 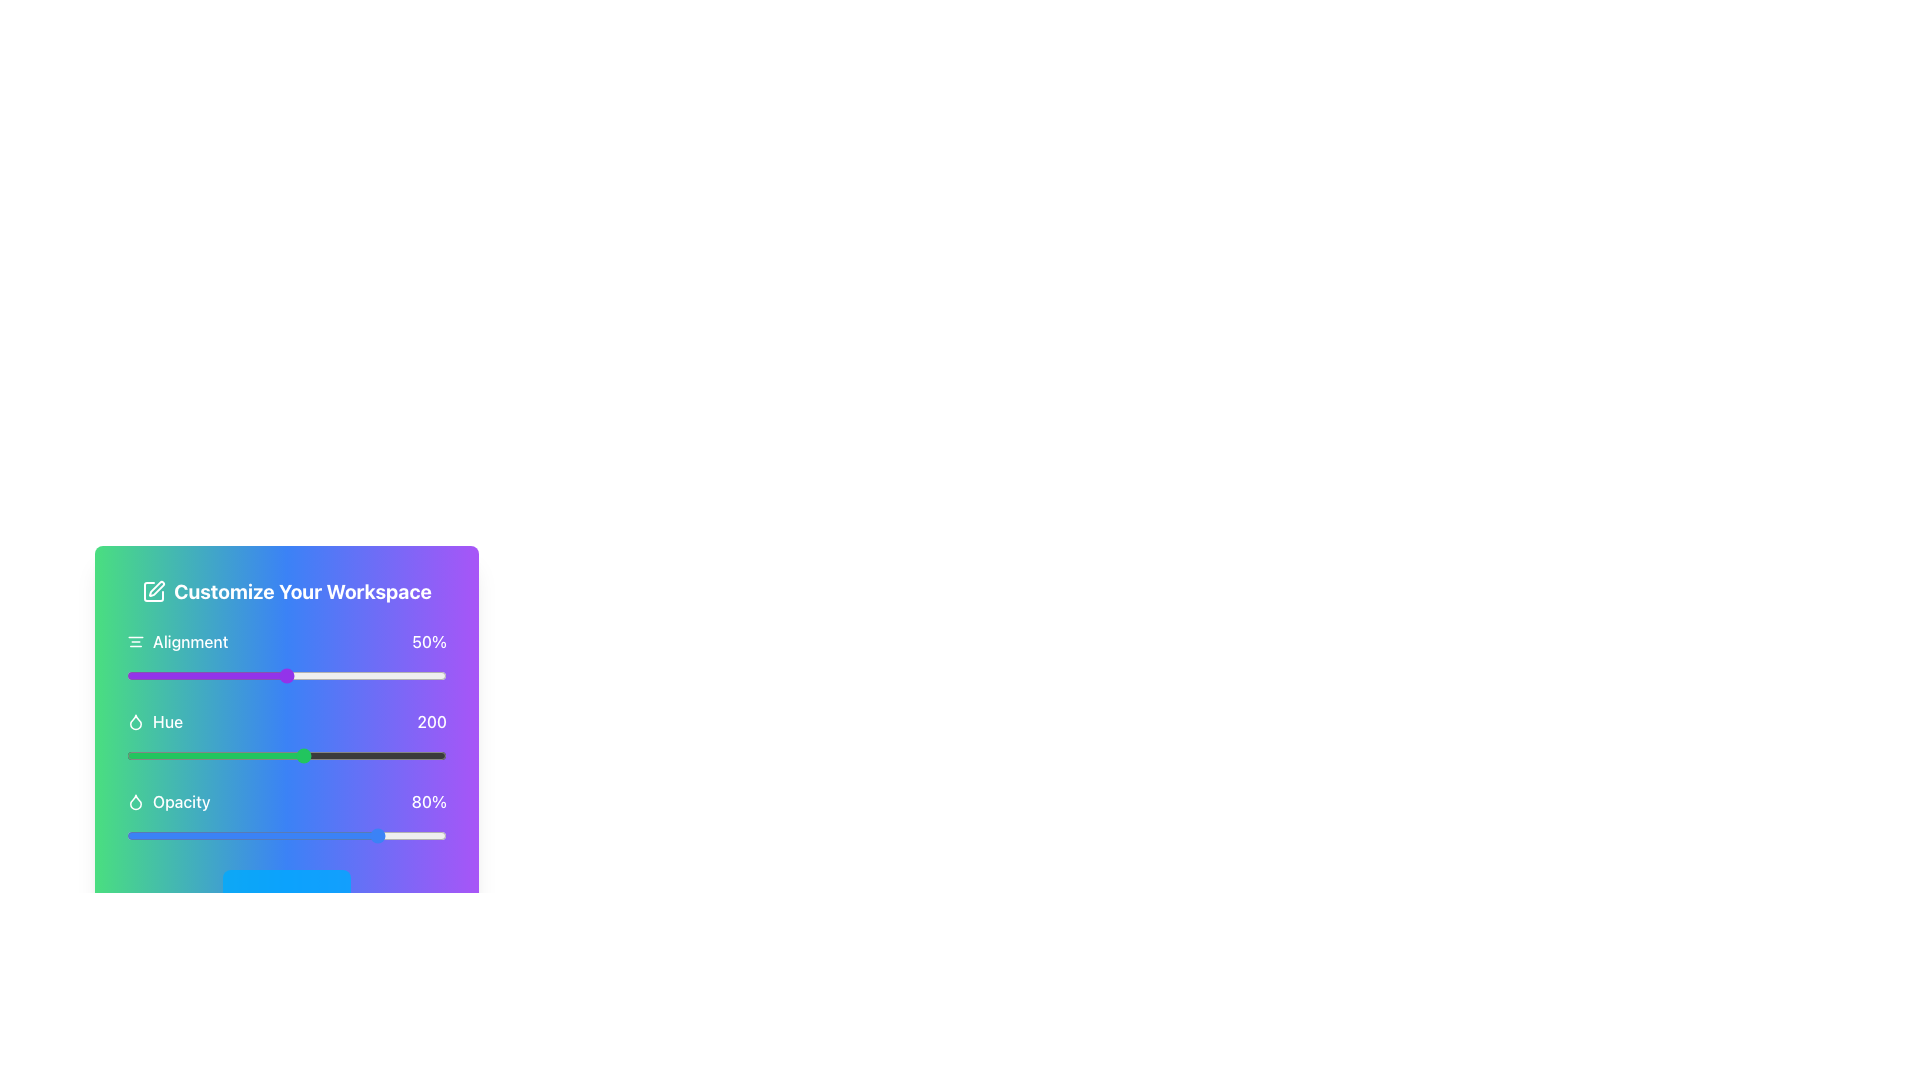 What do you see at coordinates (344, 836) in the screenshot?
I see `the opacity slider` at bounding box center [344, 836].